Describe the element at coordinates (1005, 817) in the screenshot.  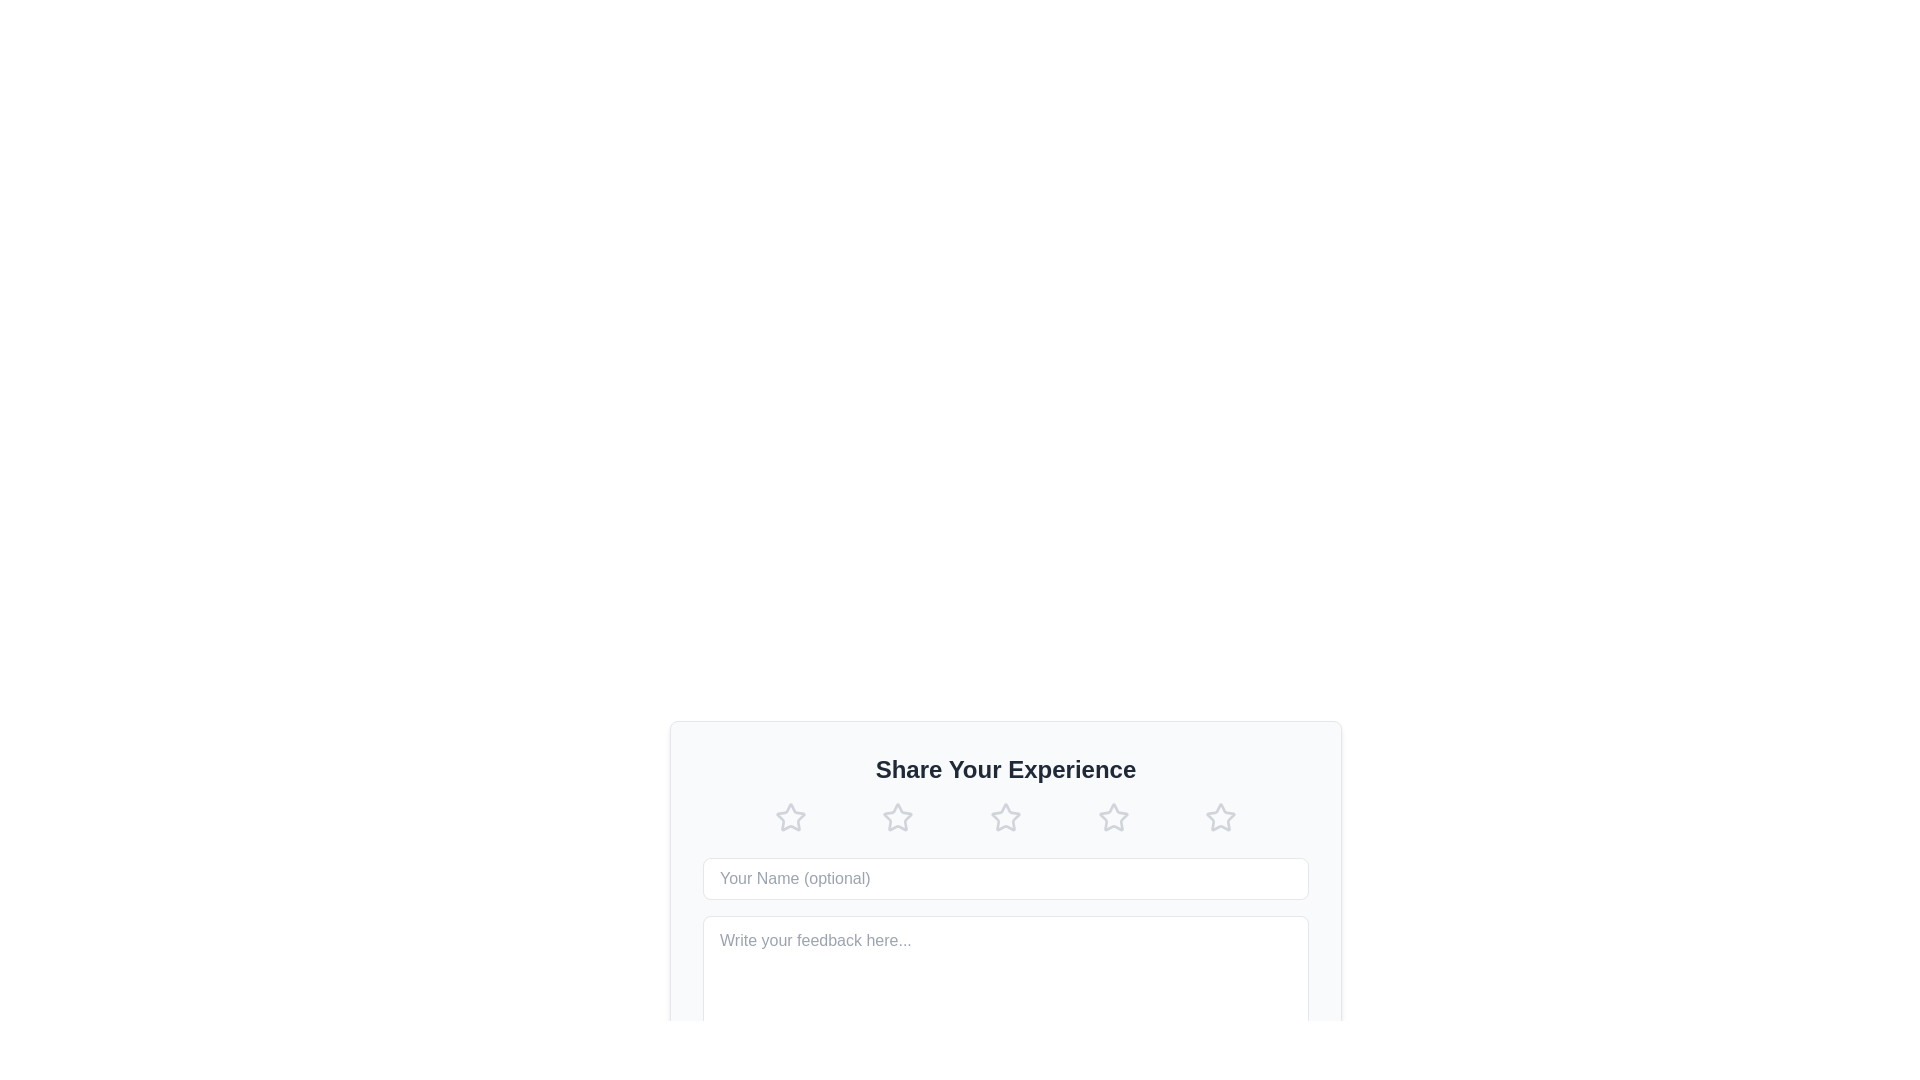
I see `the third star rating button in the star rating system` at that location.